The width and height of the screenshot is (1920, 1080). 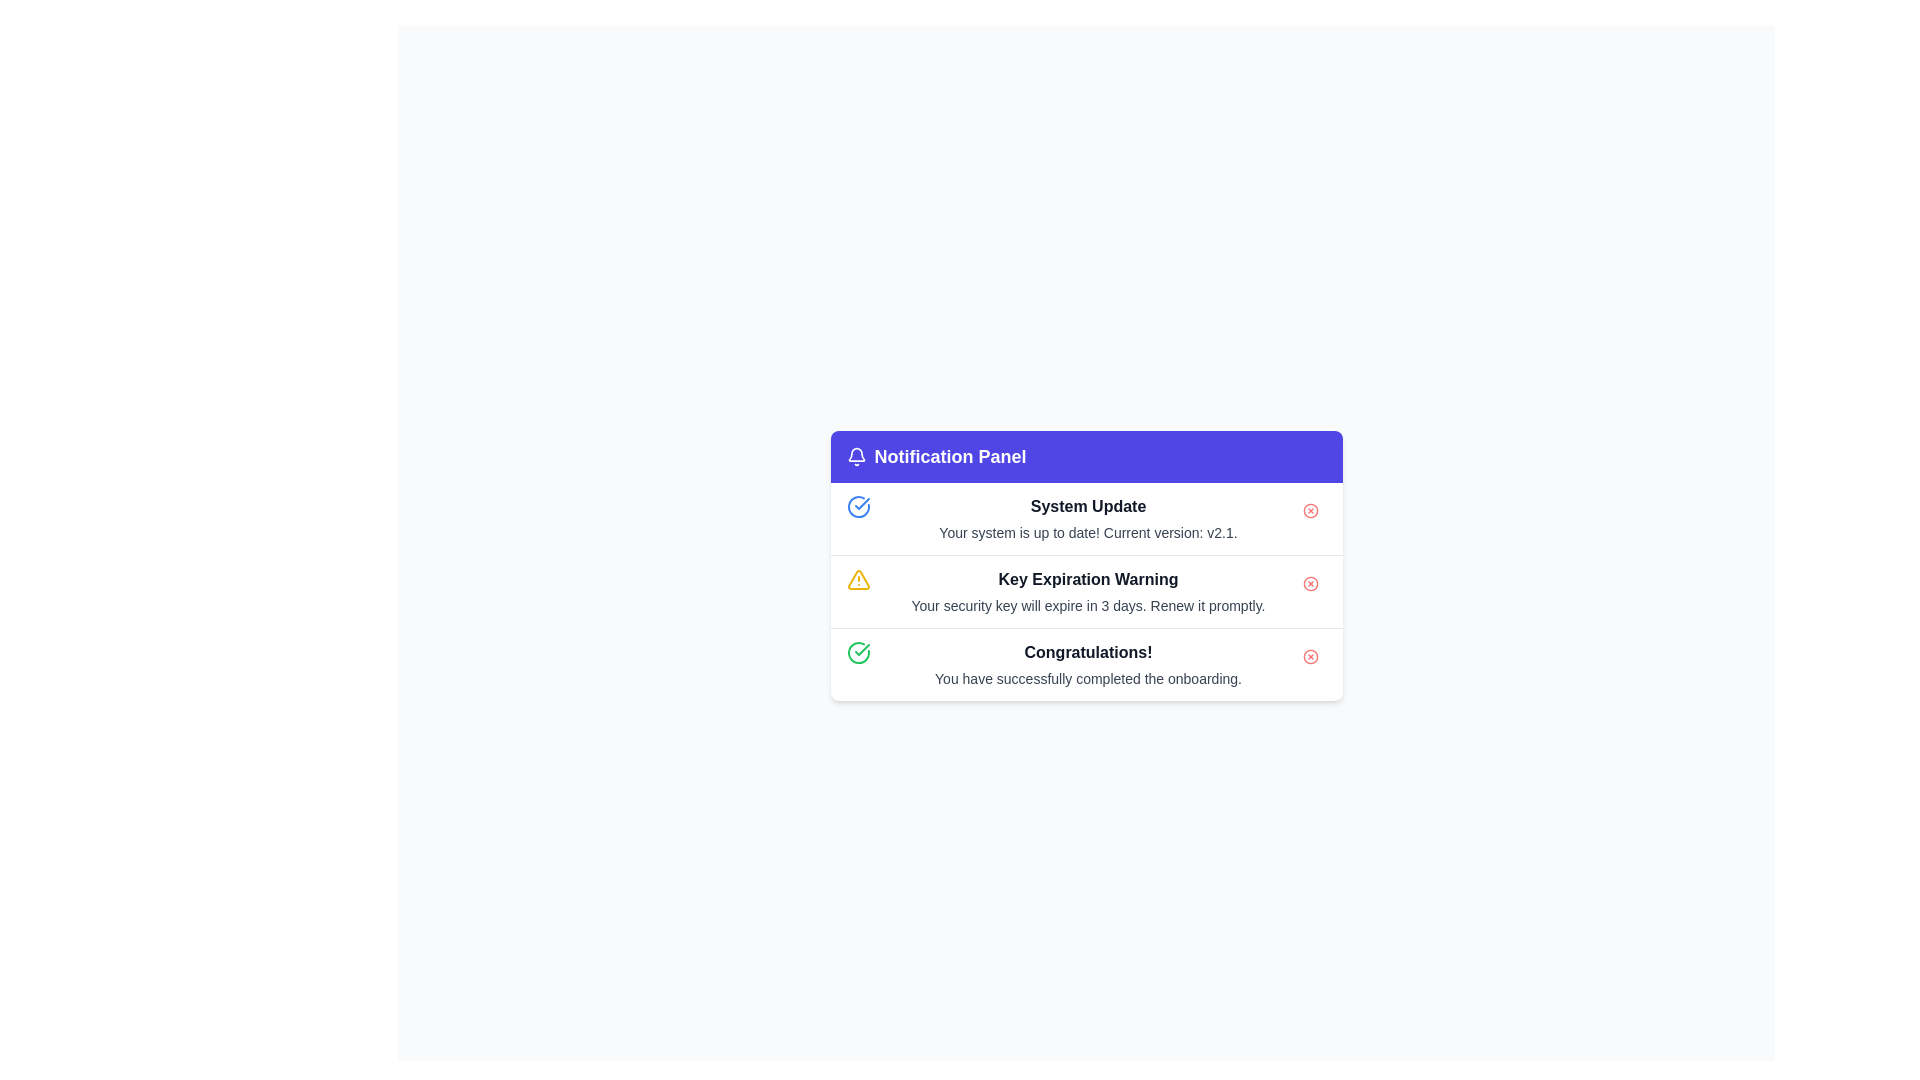 I want to click on the text label that states 'Your security key will expire in 3 days. Renew it promptly.' located below the 'Key Expiration Warning' header, so click(x=1087, y=604).